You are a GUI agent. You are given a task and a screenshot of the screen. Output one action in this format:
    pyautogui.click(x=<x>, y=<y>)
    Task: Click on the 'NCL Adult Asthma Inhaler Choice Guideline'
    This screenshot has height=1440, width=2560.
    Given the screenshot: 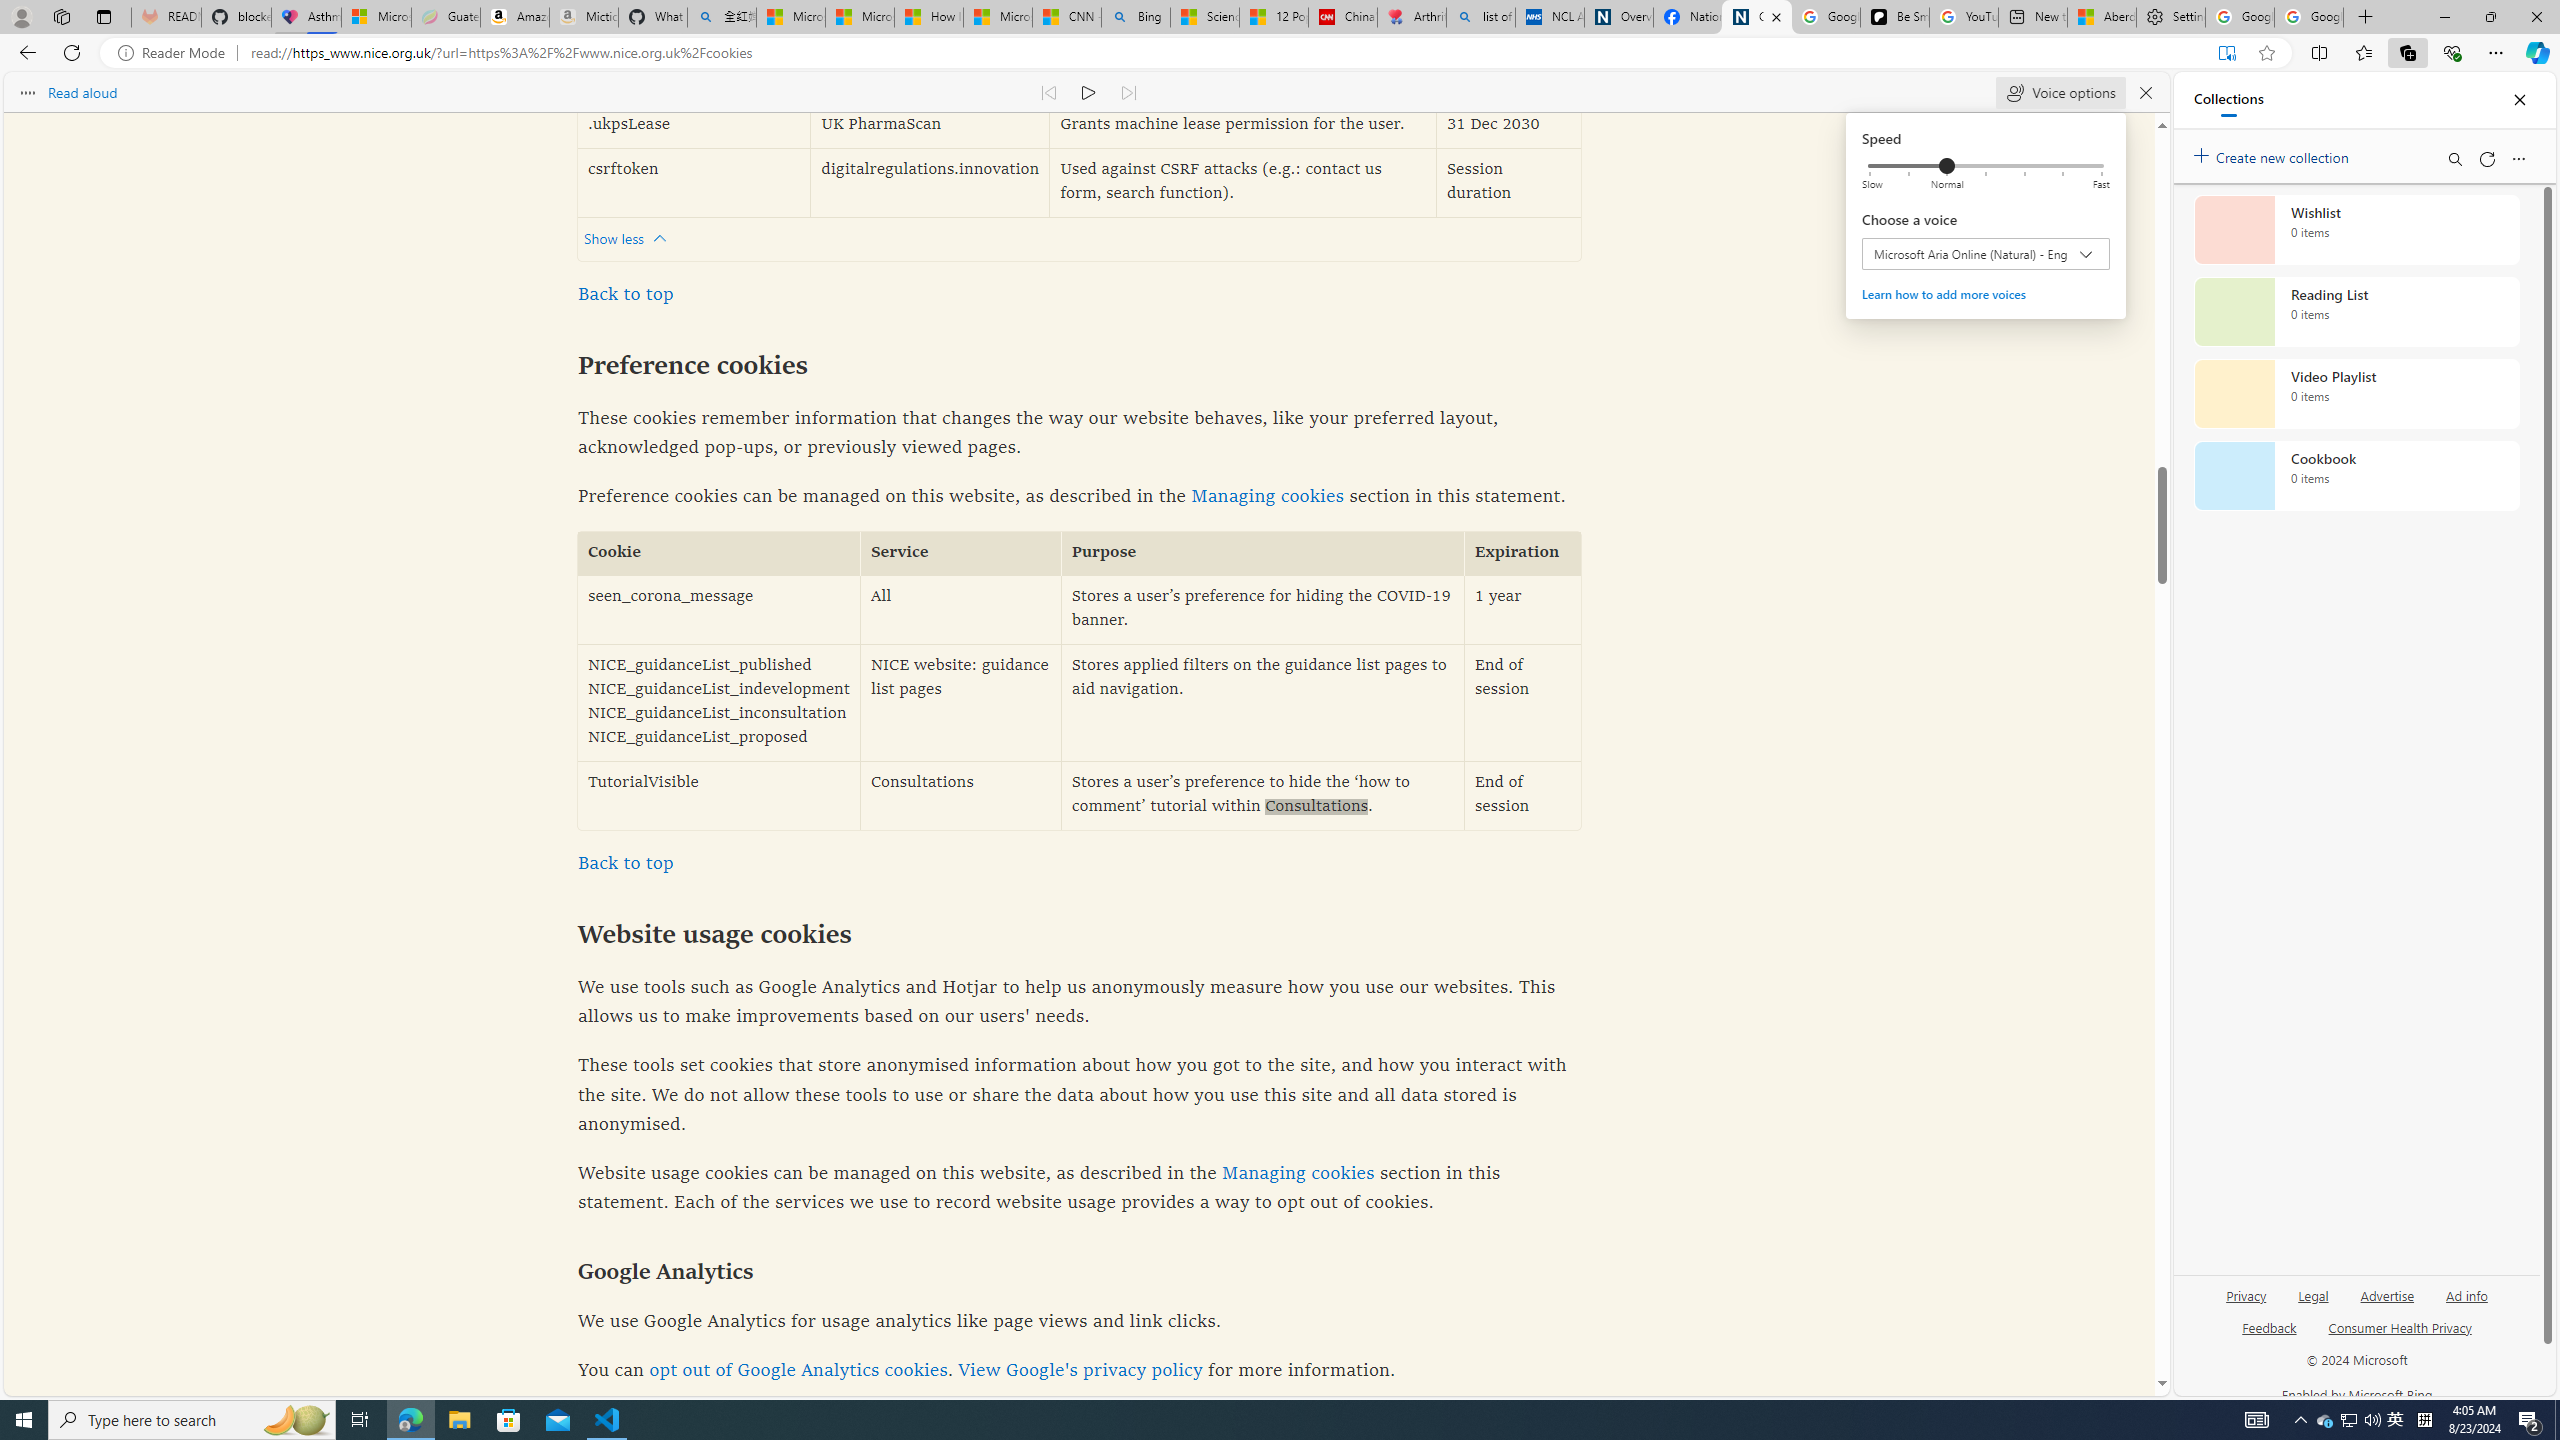 What is the action you would take?
    pyautogui.click(x=1549, y=16)
    